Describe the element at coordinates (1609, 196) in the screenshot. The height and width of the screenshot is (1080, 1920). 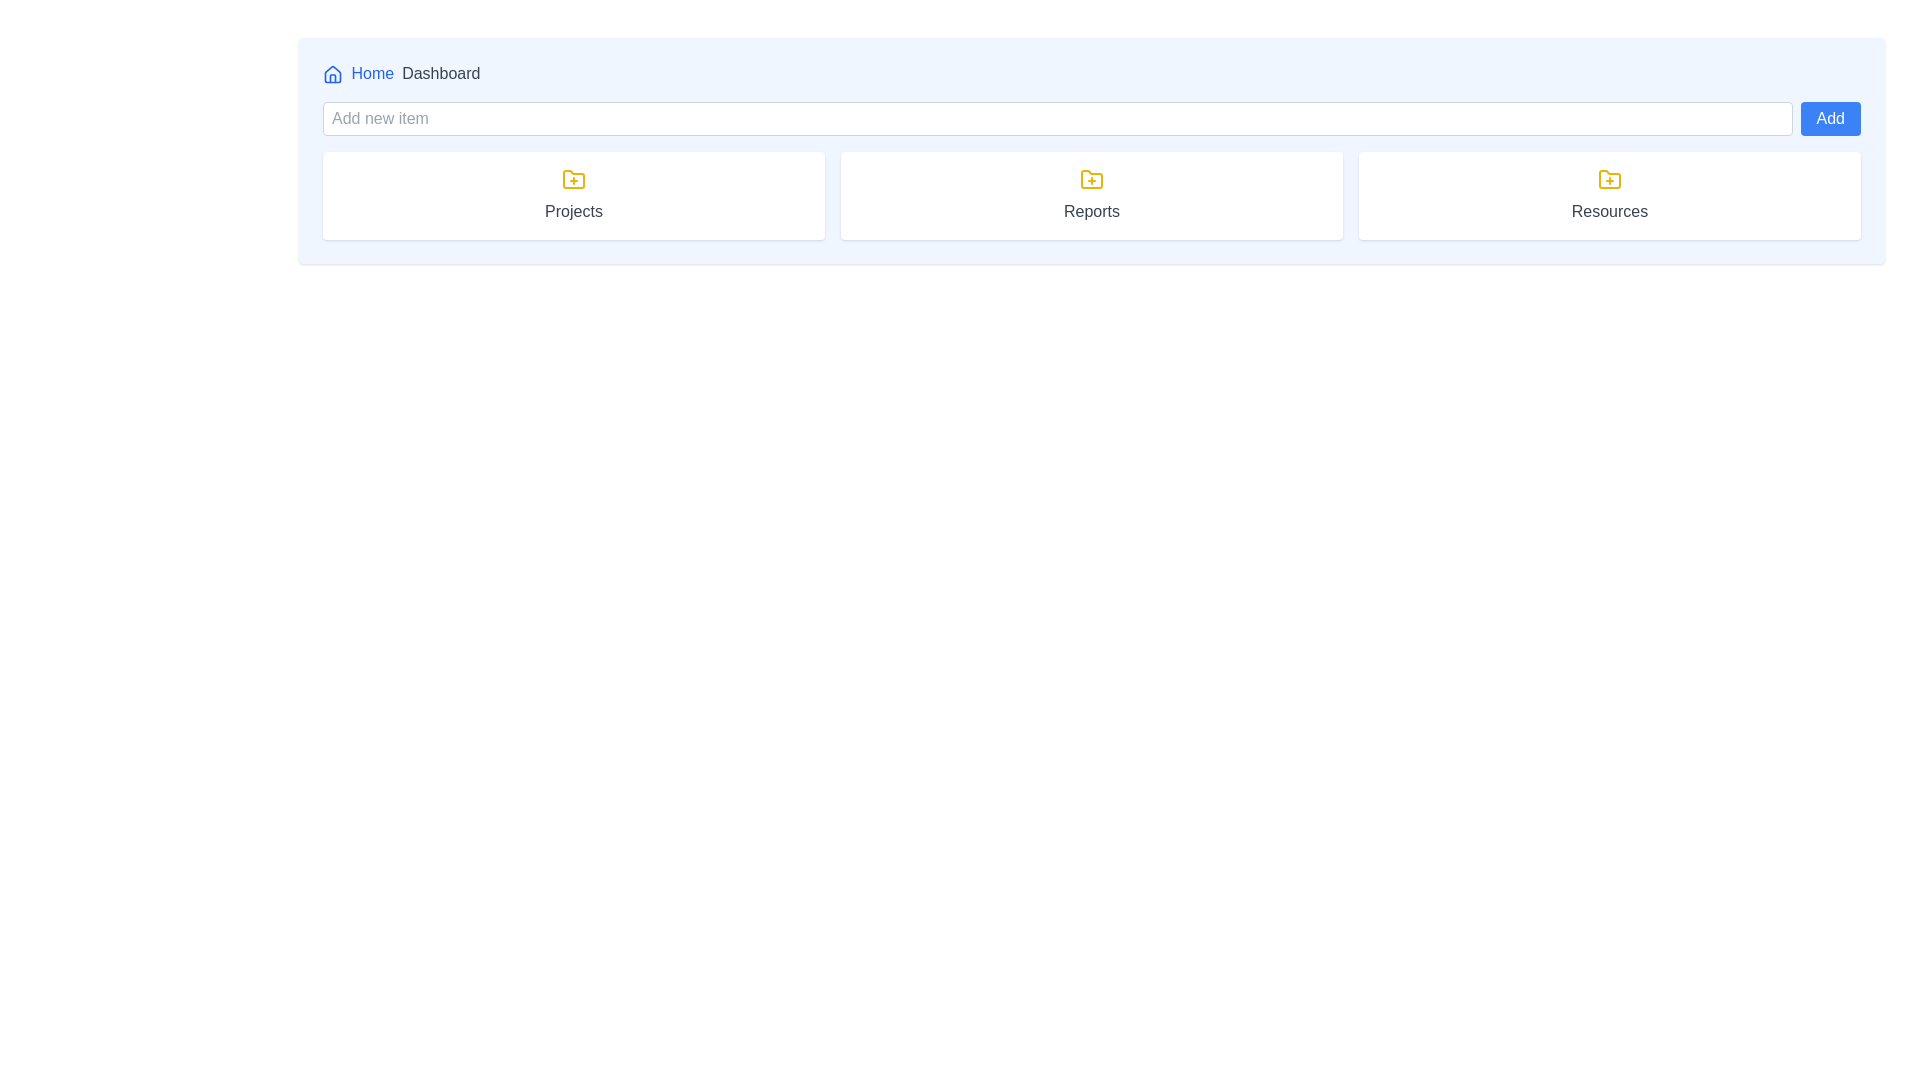
I see `the navigational button located in the grid layout, positioned to the right of the 'Projects' and 'Reports' buttons, to possibly reveal additional details` at that location.